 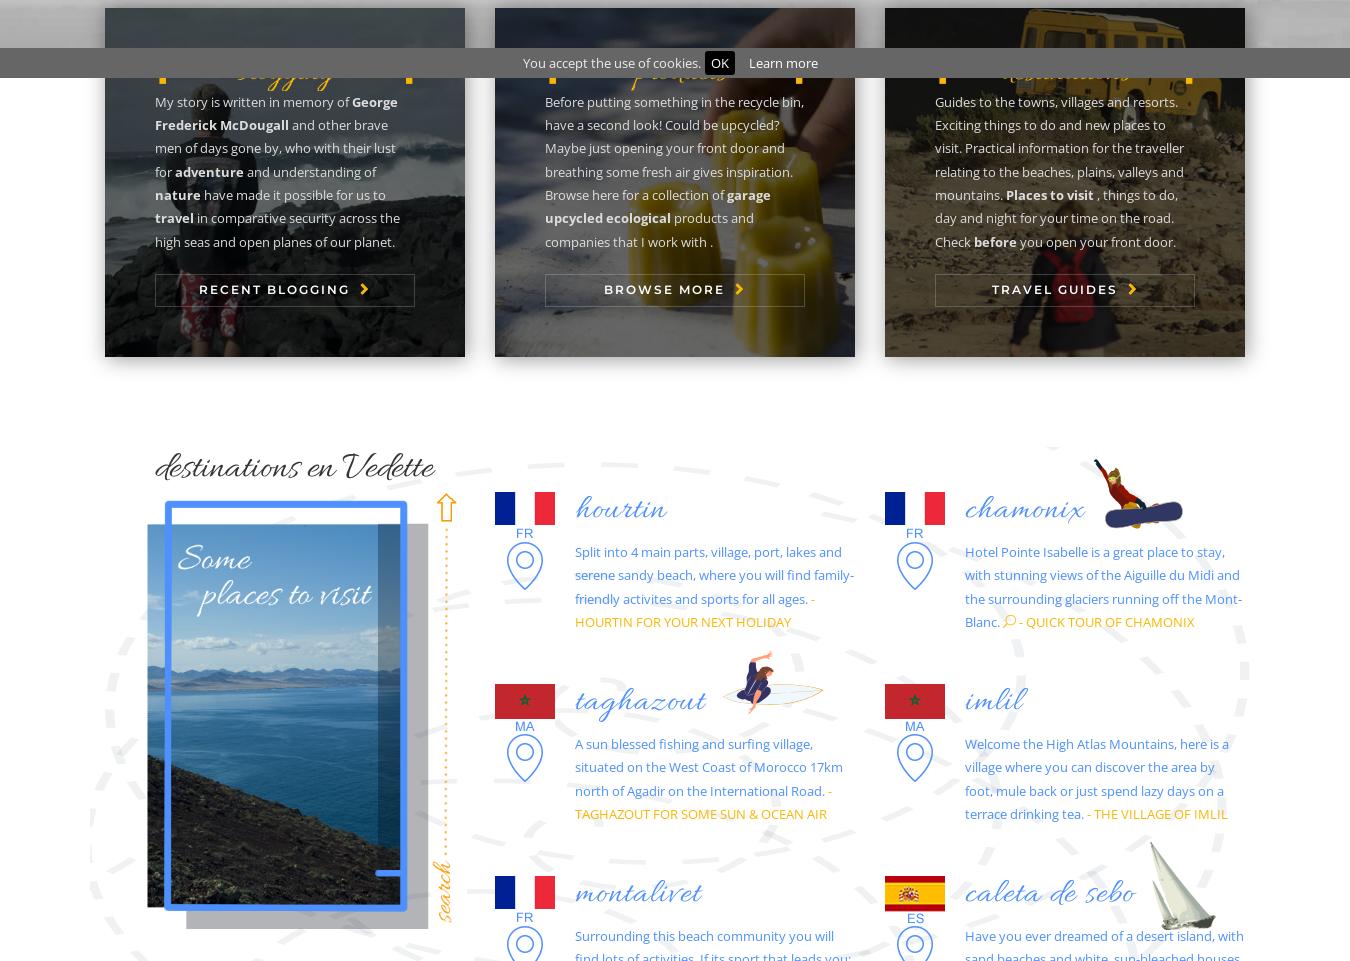 I want to click on 'Split into 4 main parts, village, port, lakes and serene sandy beach, where you will find family-friendly activites and sports for all ages.', so click(x=713, y=573).